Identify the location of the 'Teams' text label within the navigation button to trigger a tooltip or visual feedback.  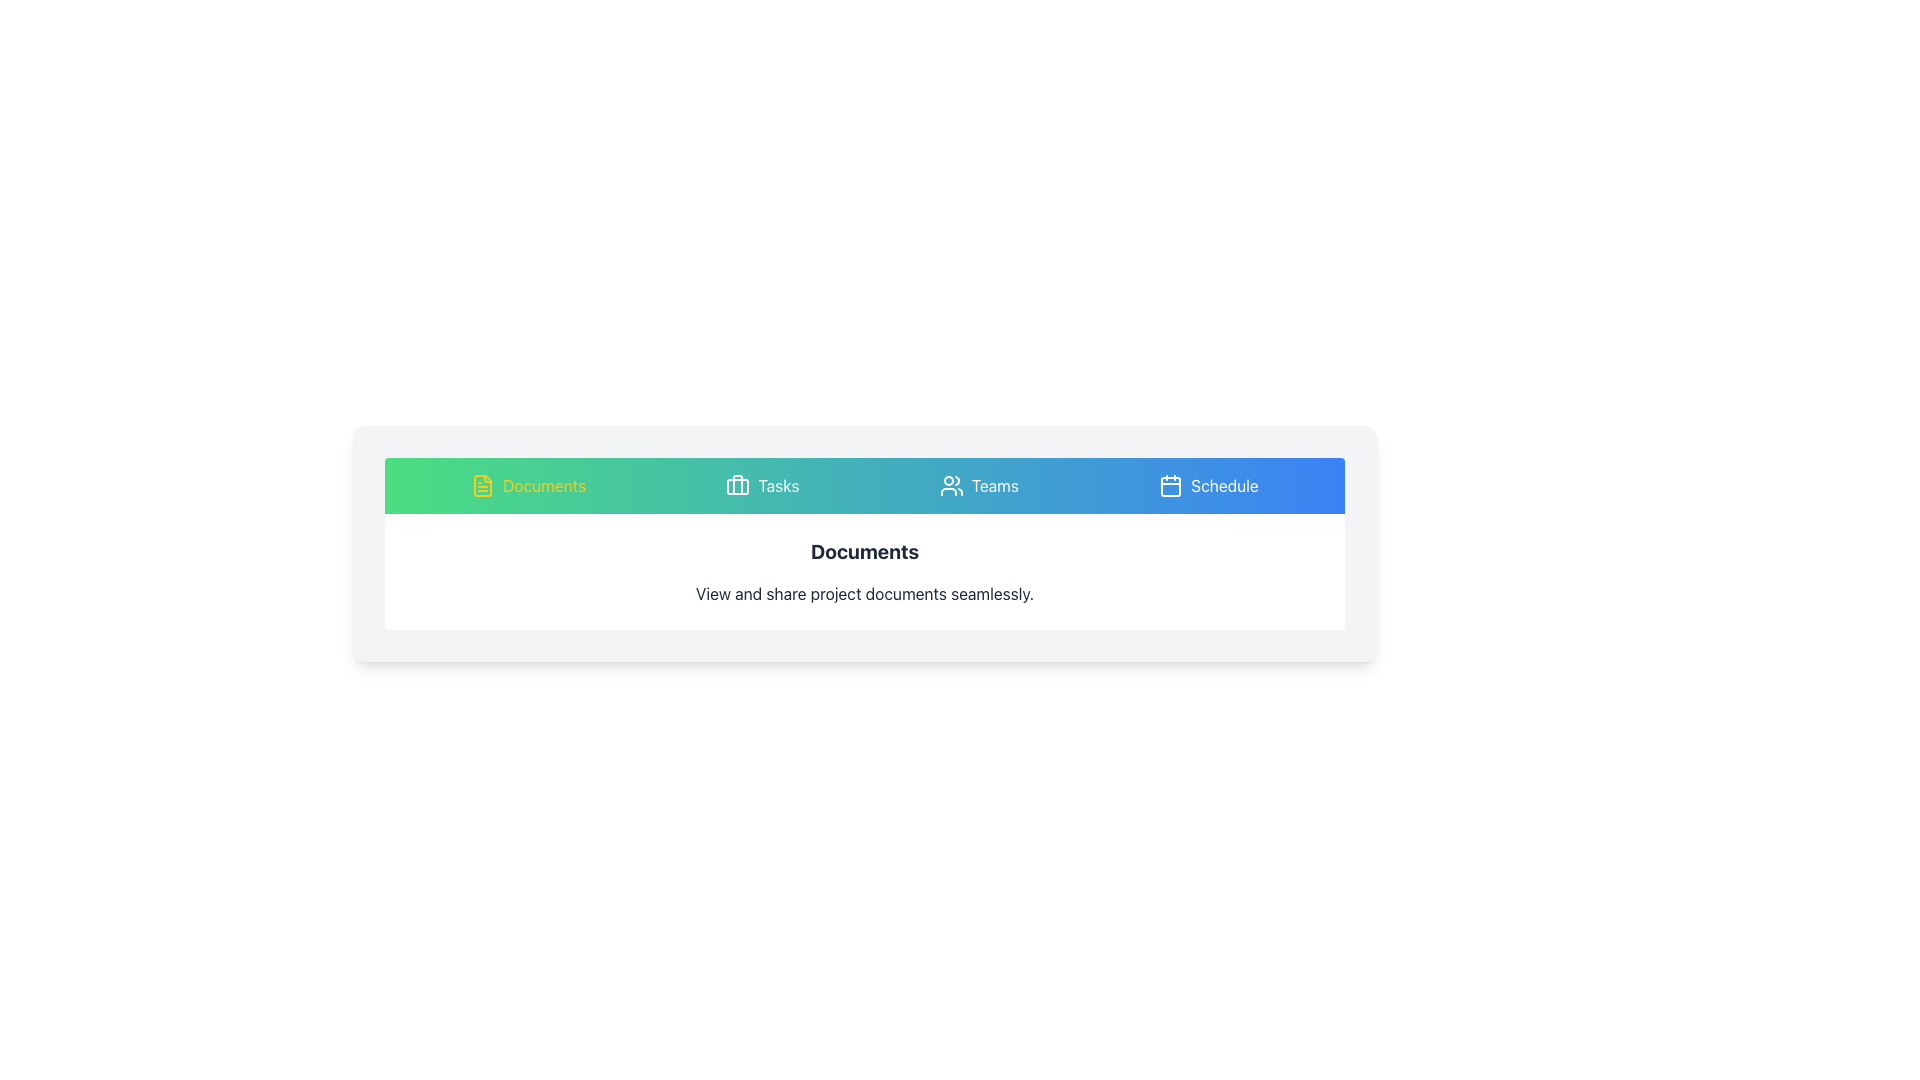
(995, 486).